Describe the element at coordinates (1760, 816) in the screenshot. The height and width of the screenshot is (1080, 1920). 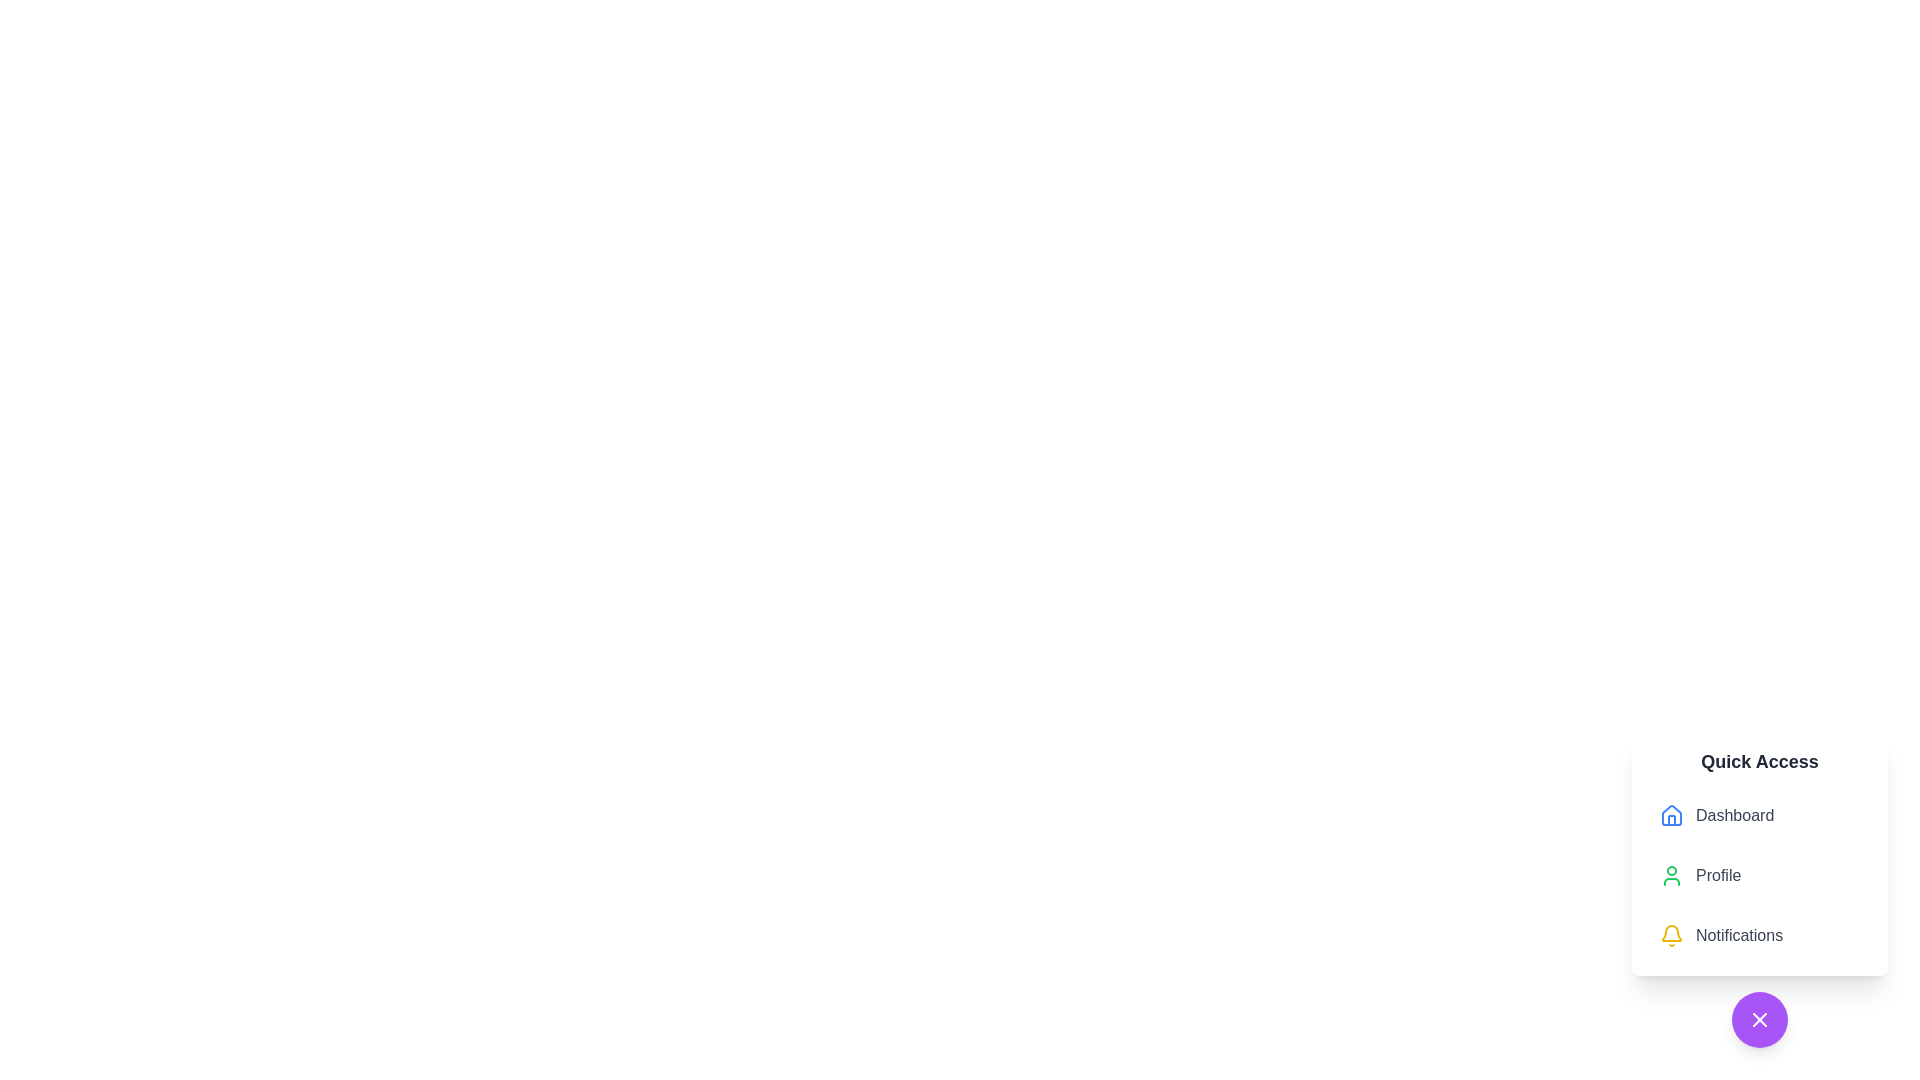
I see `the 'Dashboard' button, which features a house icon and gray text, located at the top of the 'Quick Access' menu` at that location.